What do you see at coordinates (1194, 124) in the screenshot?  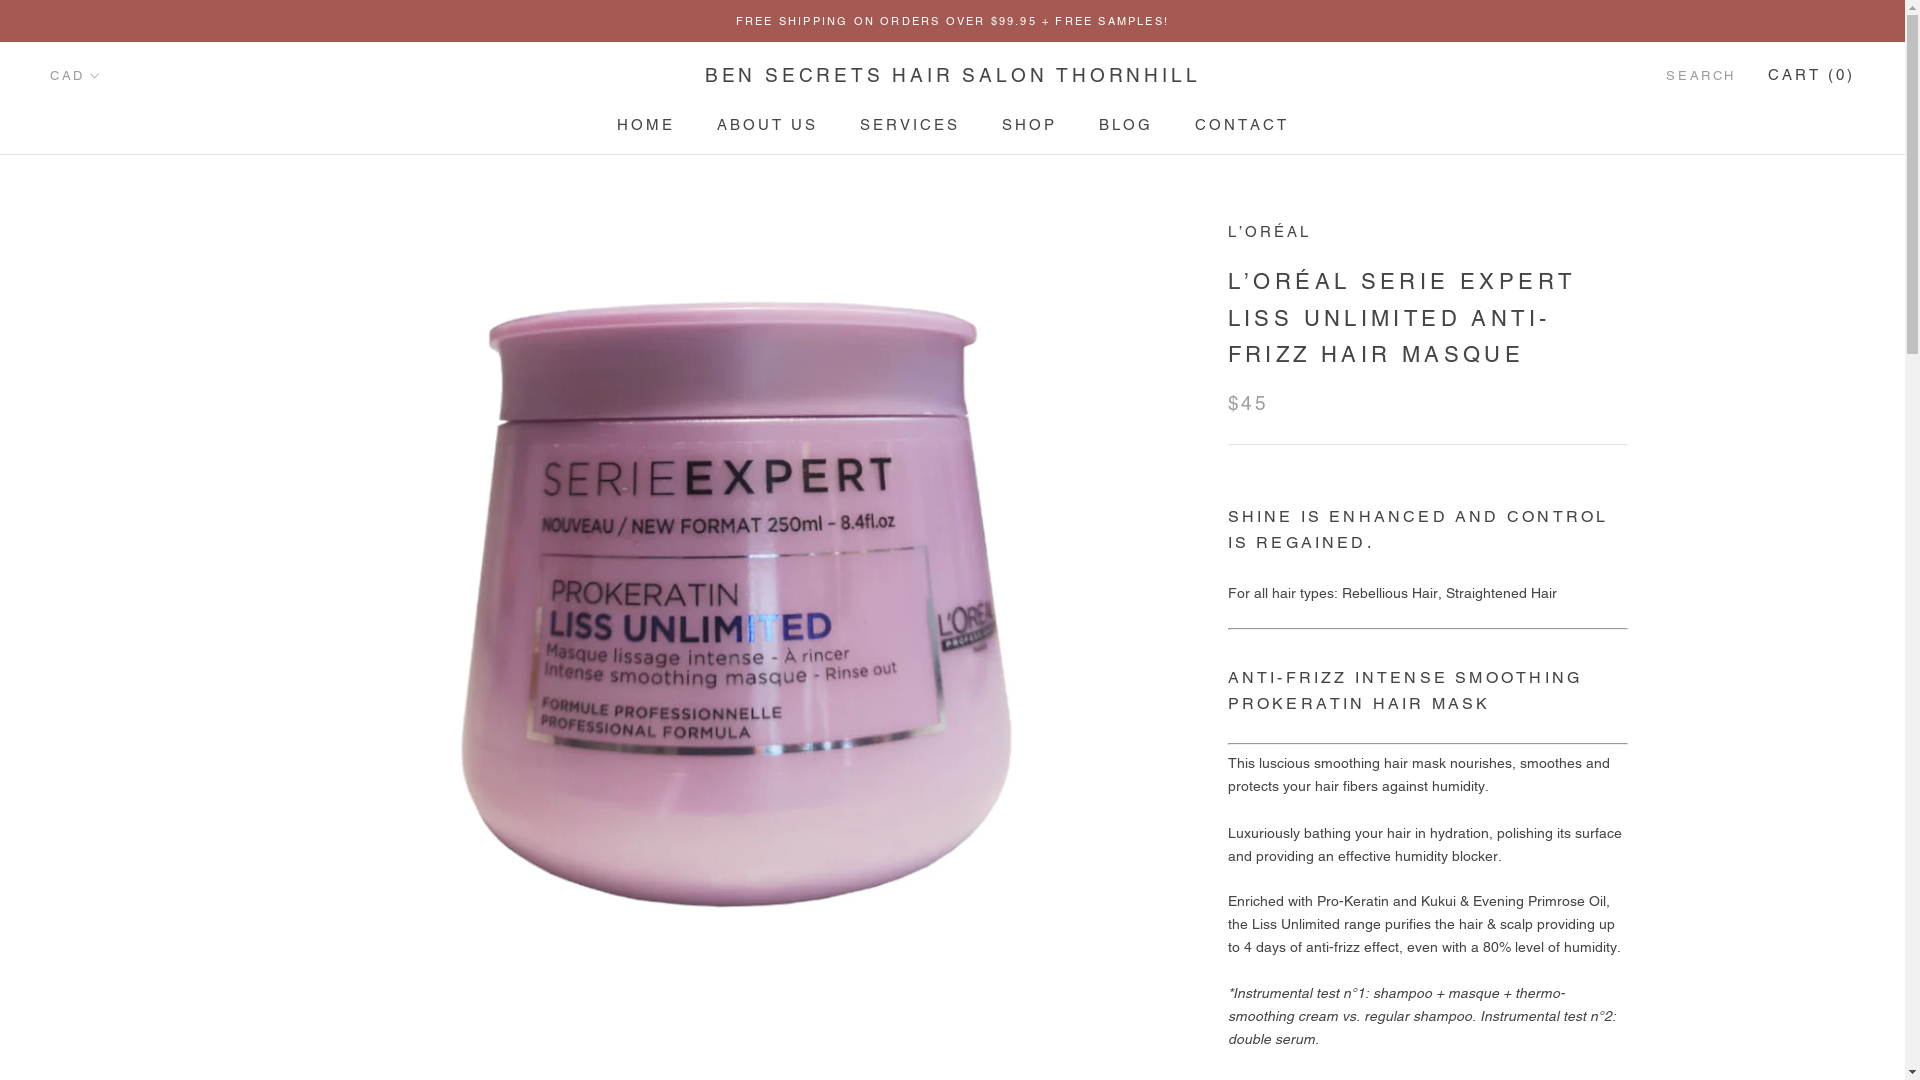 I see `'CONTACT` at bounding box center [1194, 124].